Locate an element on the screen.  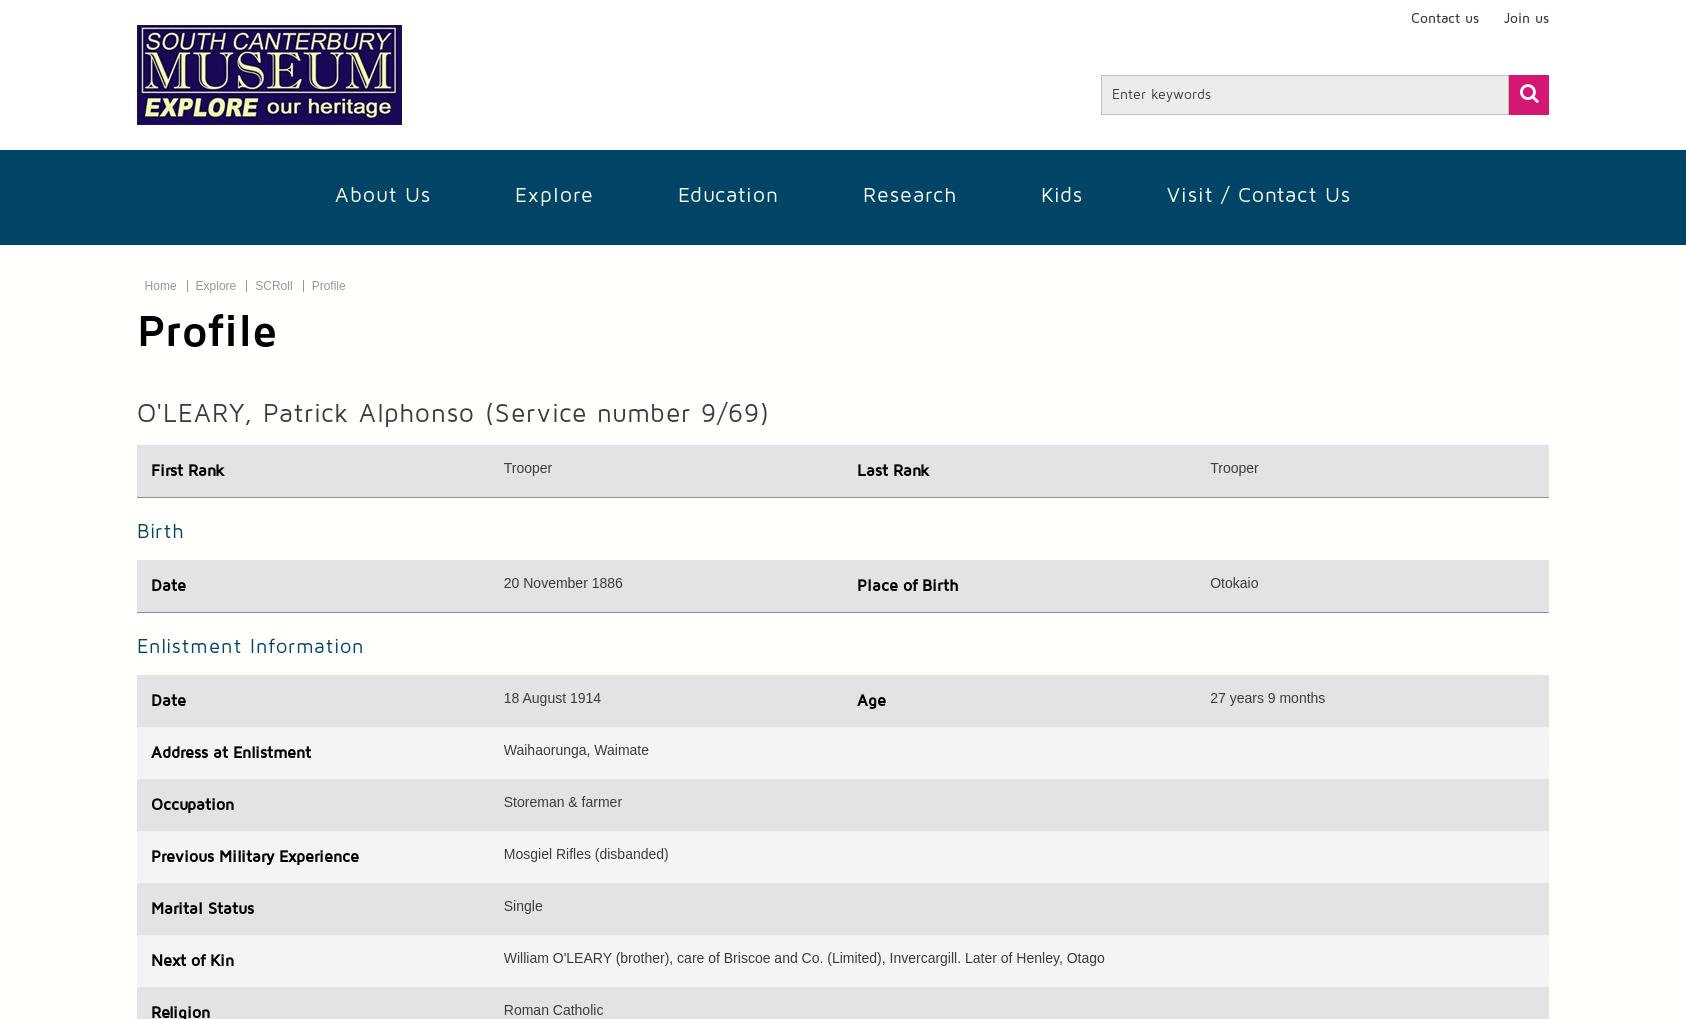
'27 years 9 months' is located at coordinates (1267, 696).